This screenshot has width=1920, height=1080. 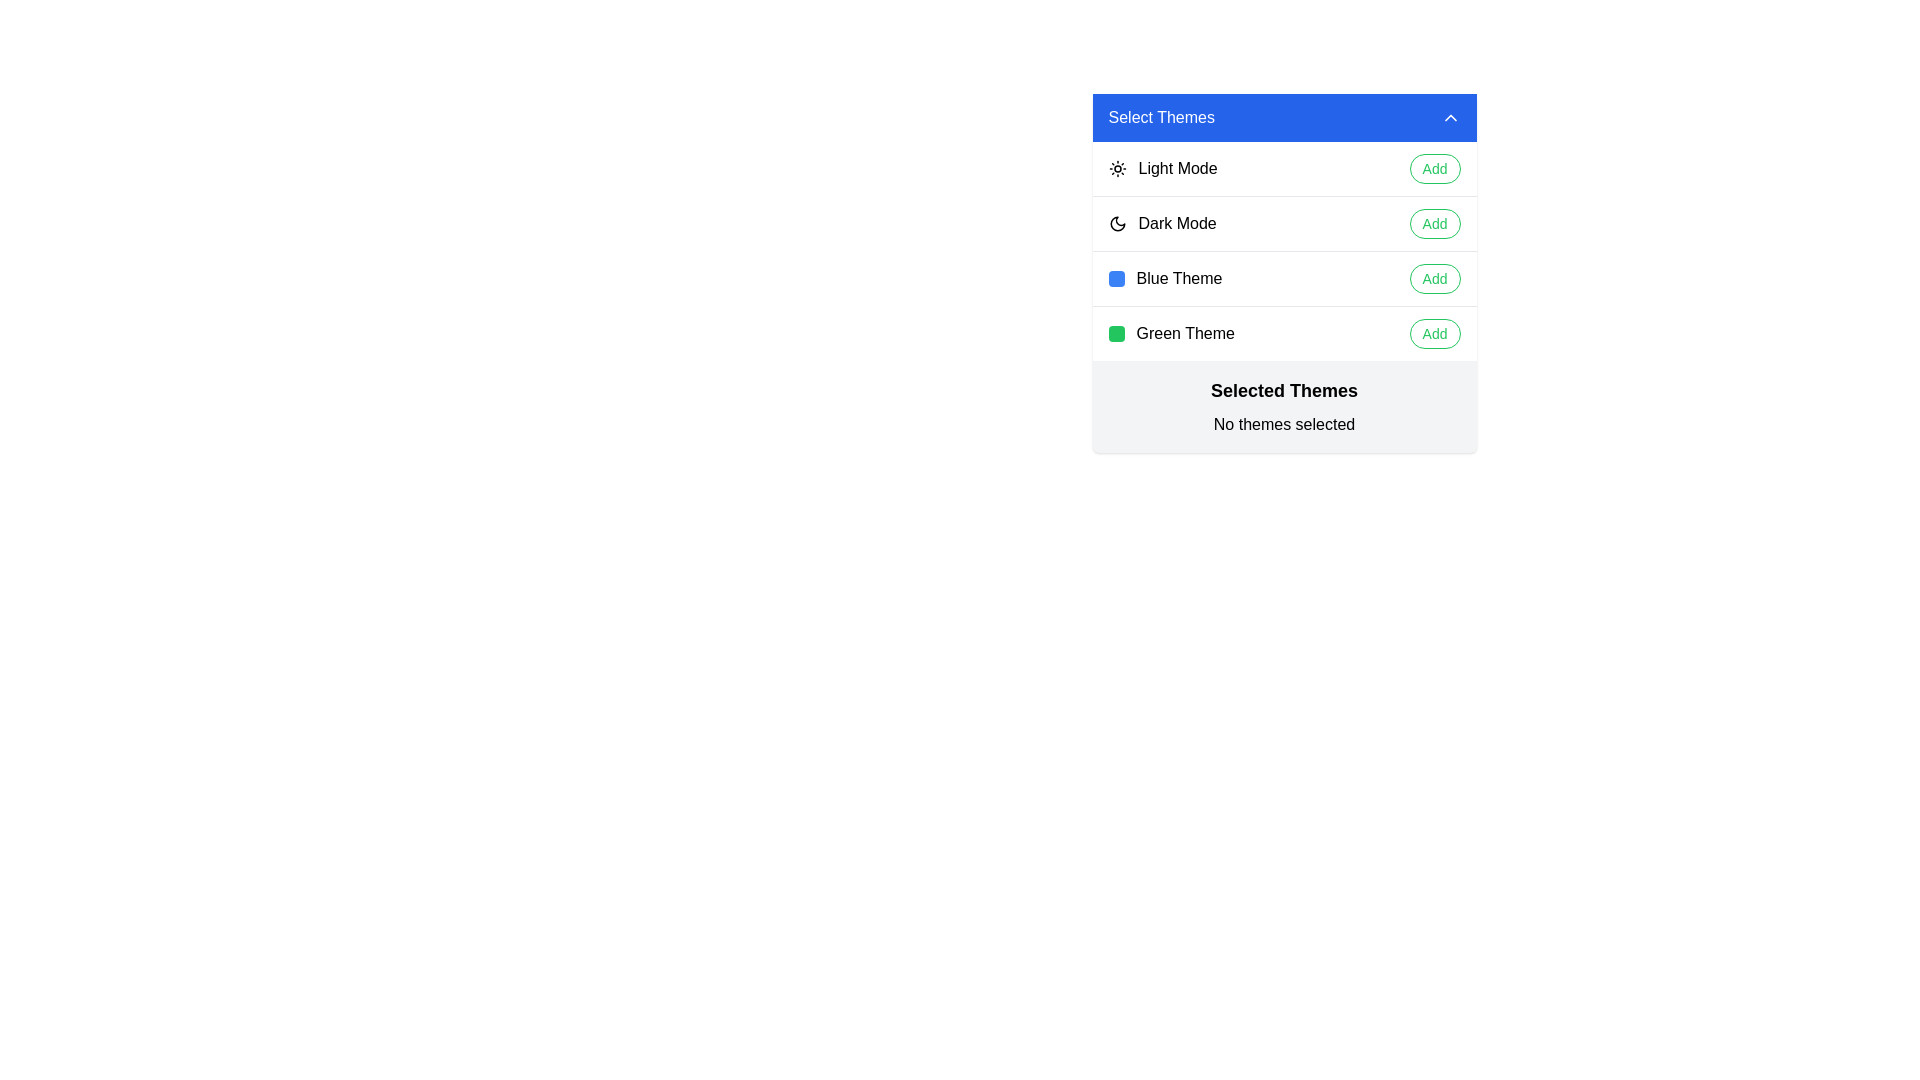 What do you see at coordinates (1284, 423) in the screenshot?
I see `the text label that reads 'No themes selected', which is positioned centrally below the 'Selected Themes' heading` at bounding box center [1284, 423].